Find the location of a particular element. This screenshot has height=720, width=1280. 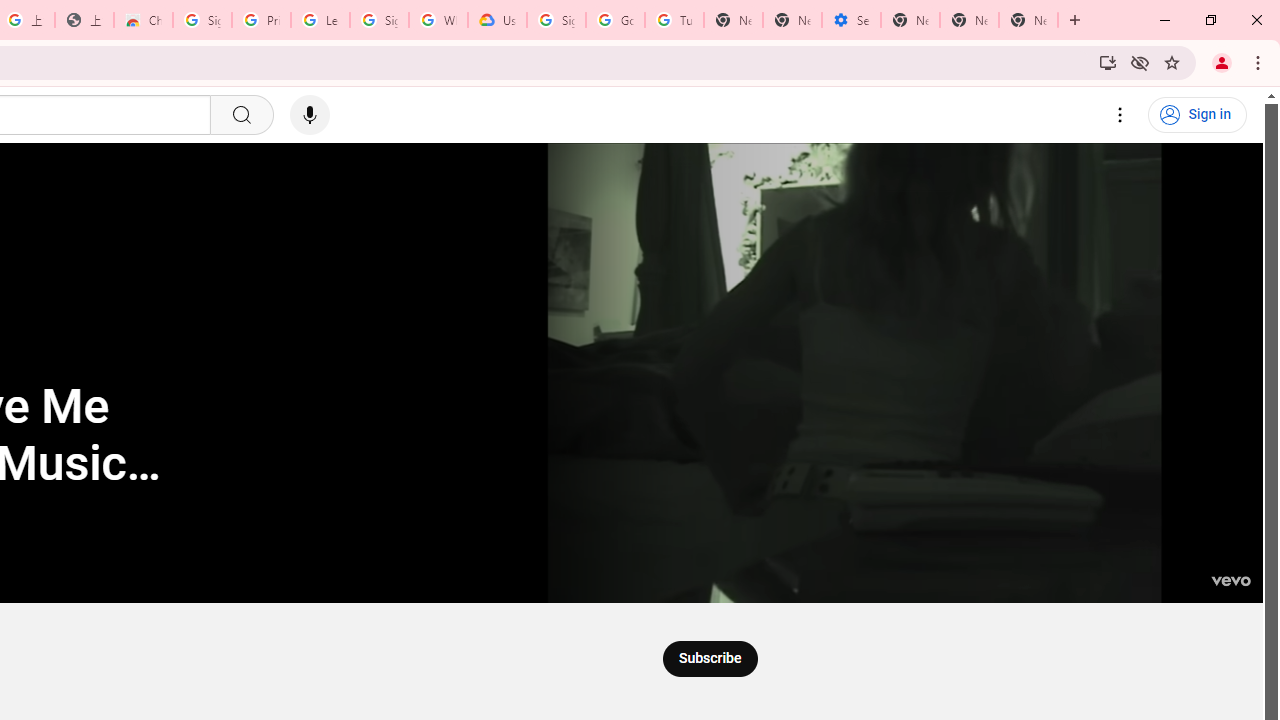

'Install YouTube' is located at coordinates (1106, 61).